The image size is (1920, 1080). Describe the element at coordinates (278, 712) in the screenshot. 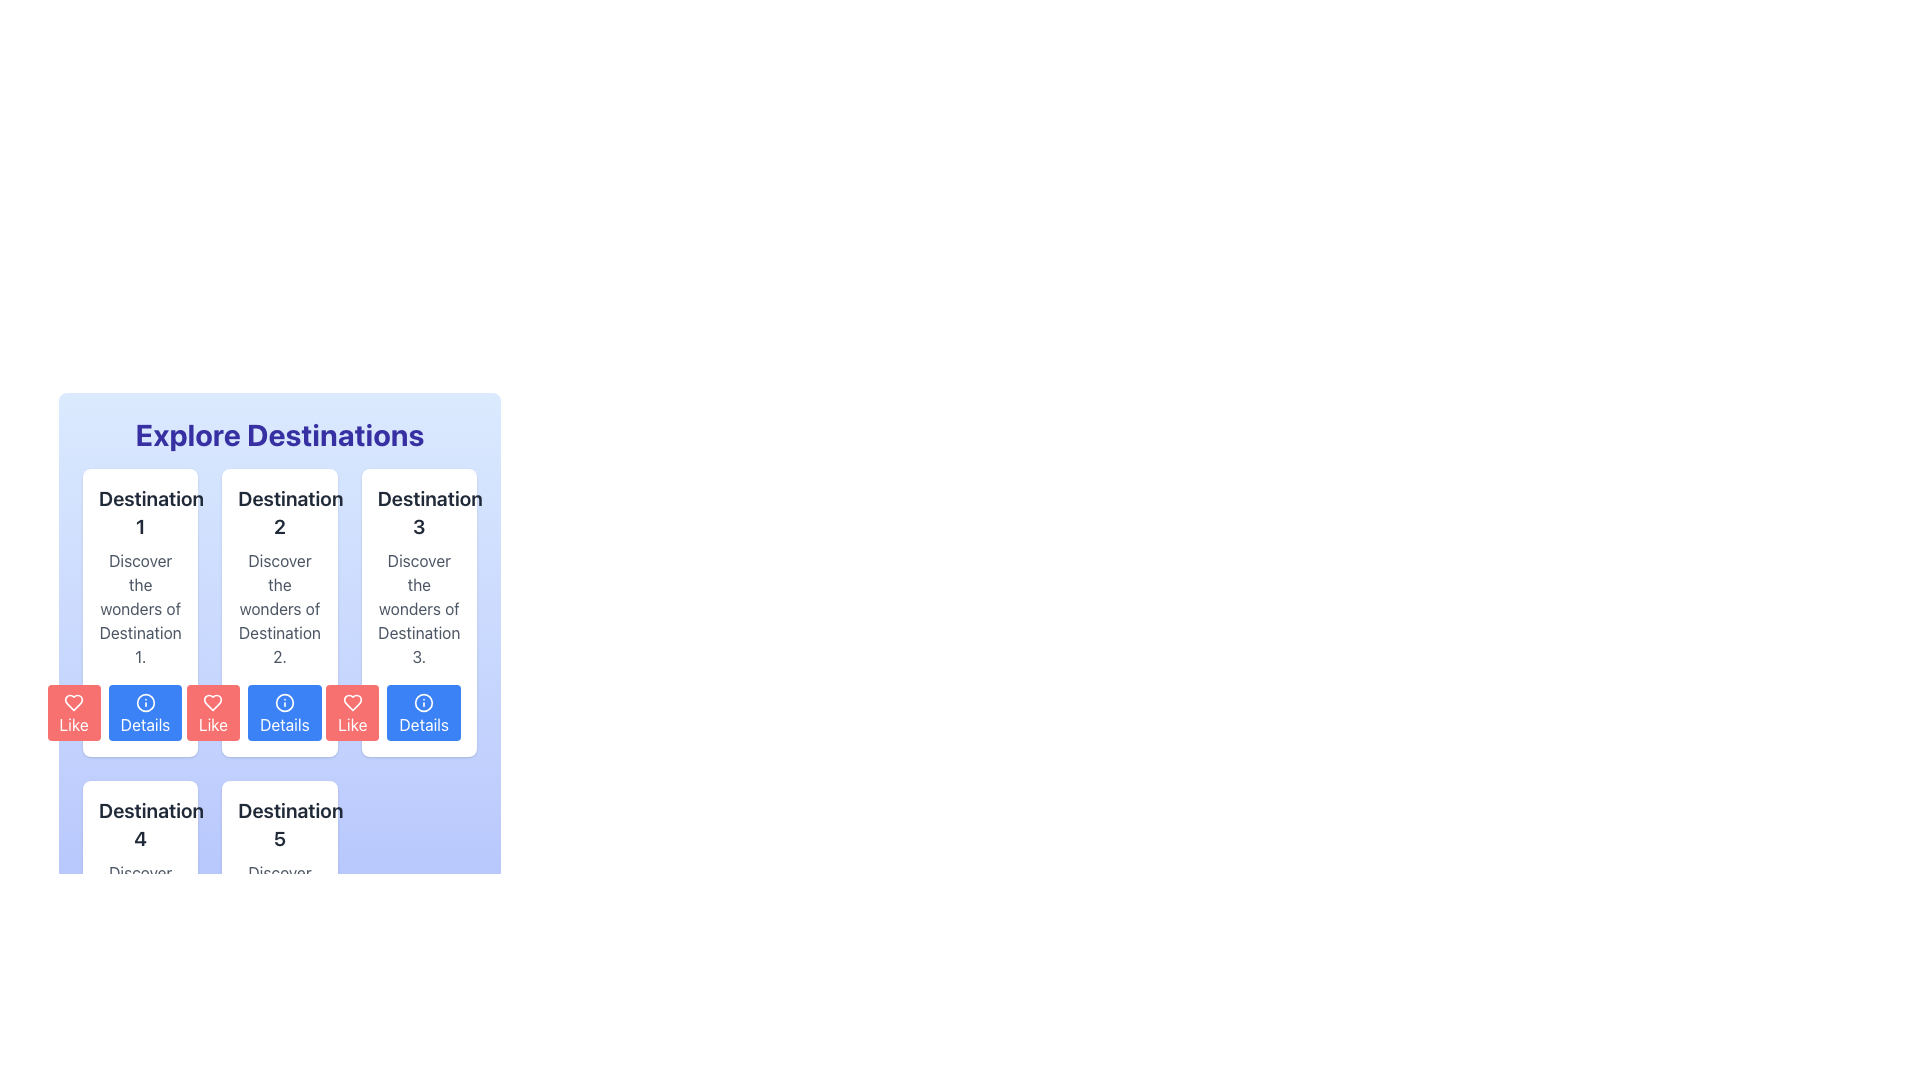

I see `the 'Details' button with a blue background and an information symbol, located at the bottom-right corner of the 'Destination 2' card` at that location.